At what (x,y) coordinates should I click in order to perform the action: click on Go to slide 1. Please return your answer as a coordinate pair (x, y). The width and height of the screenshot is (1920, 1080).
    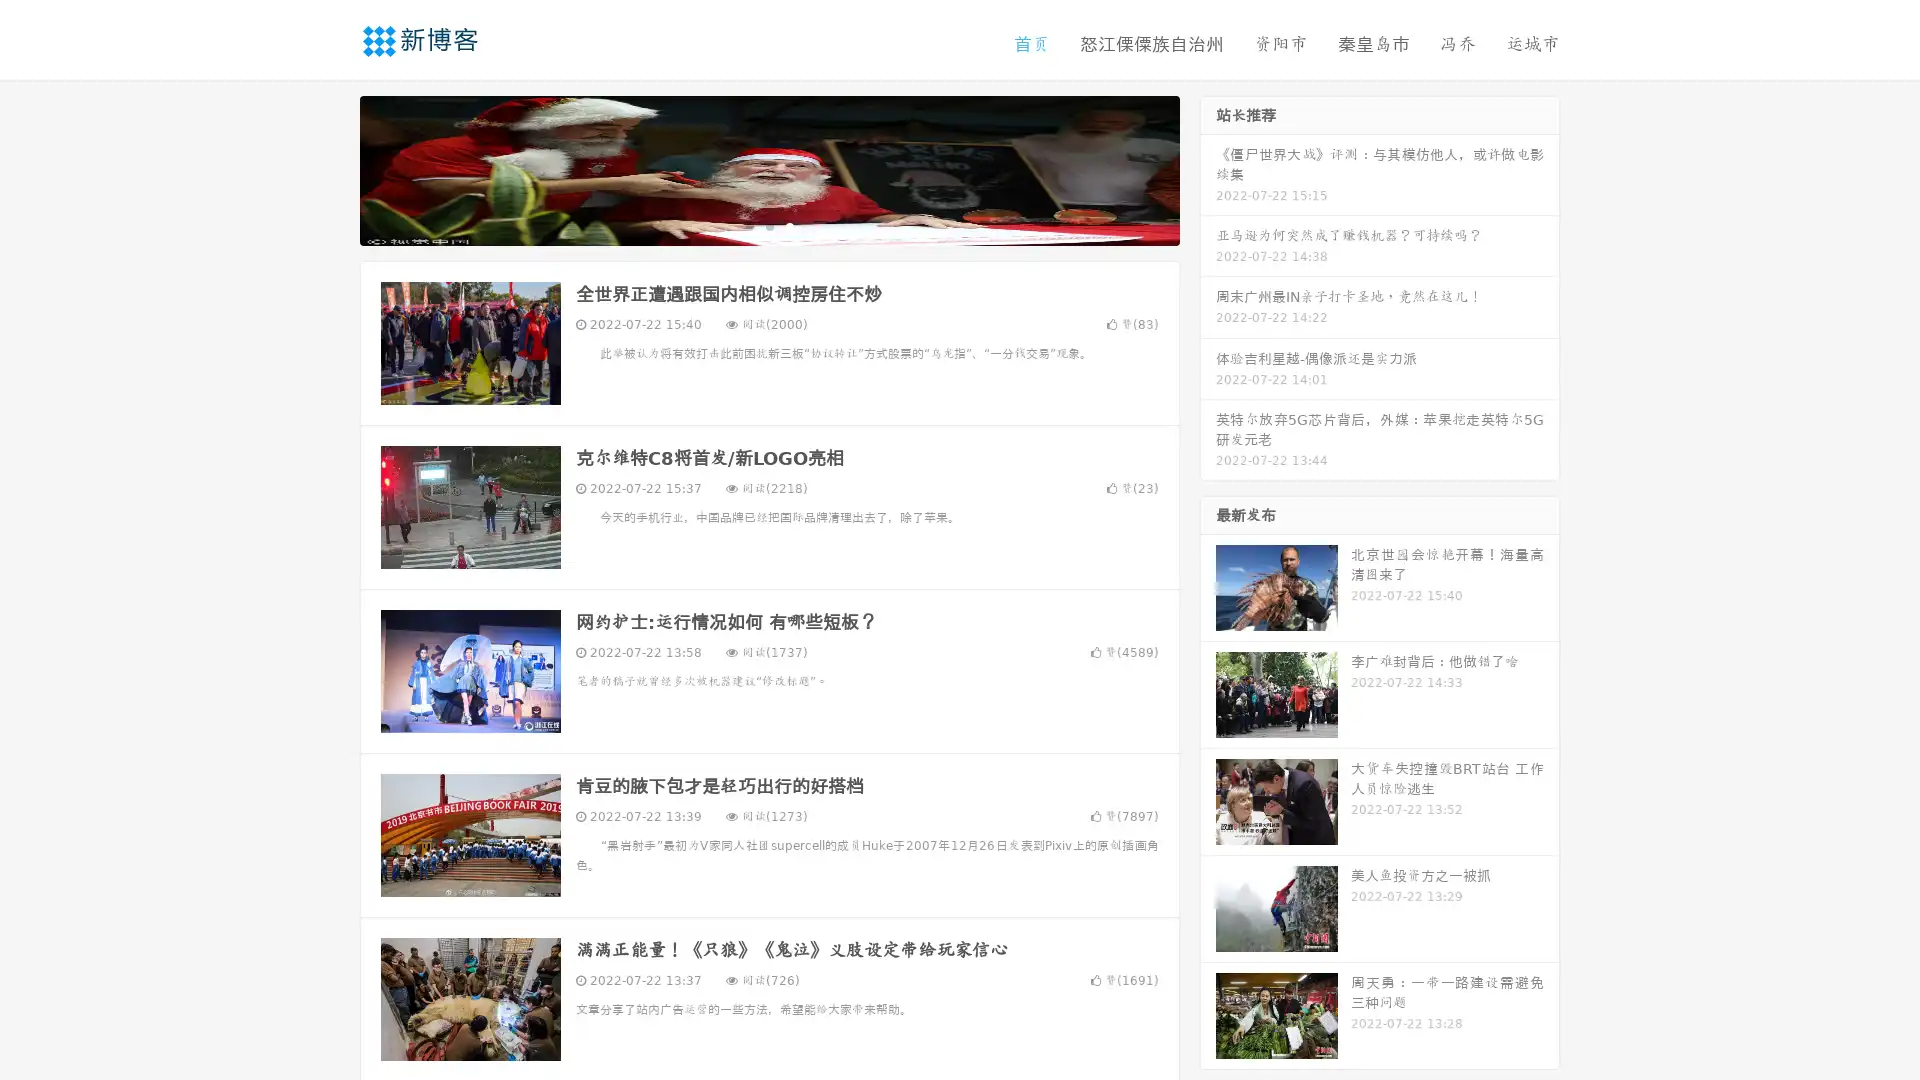
    Looking at the image, I should click on (748, 225).